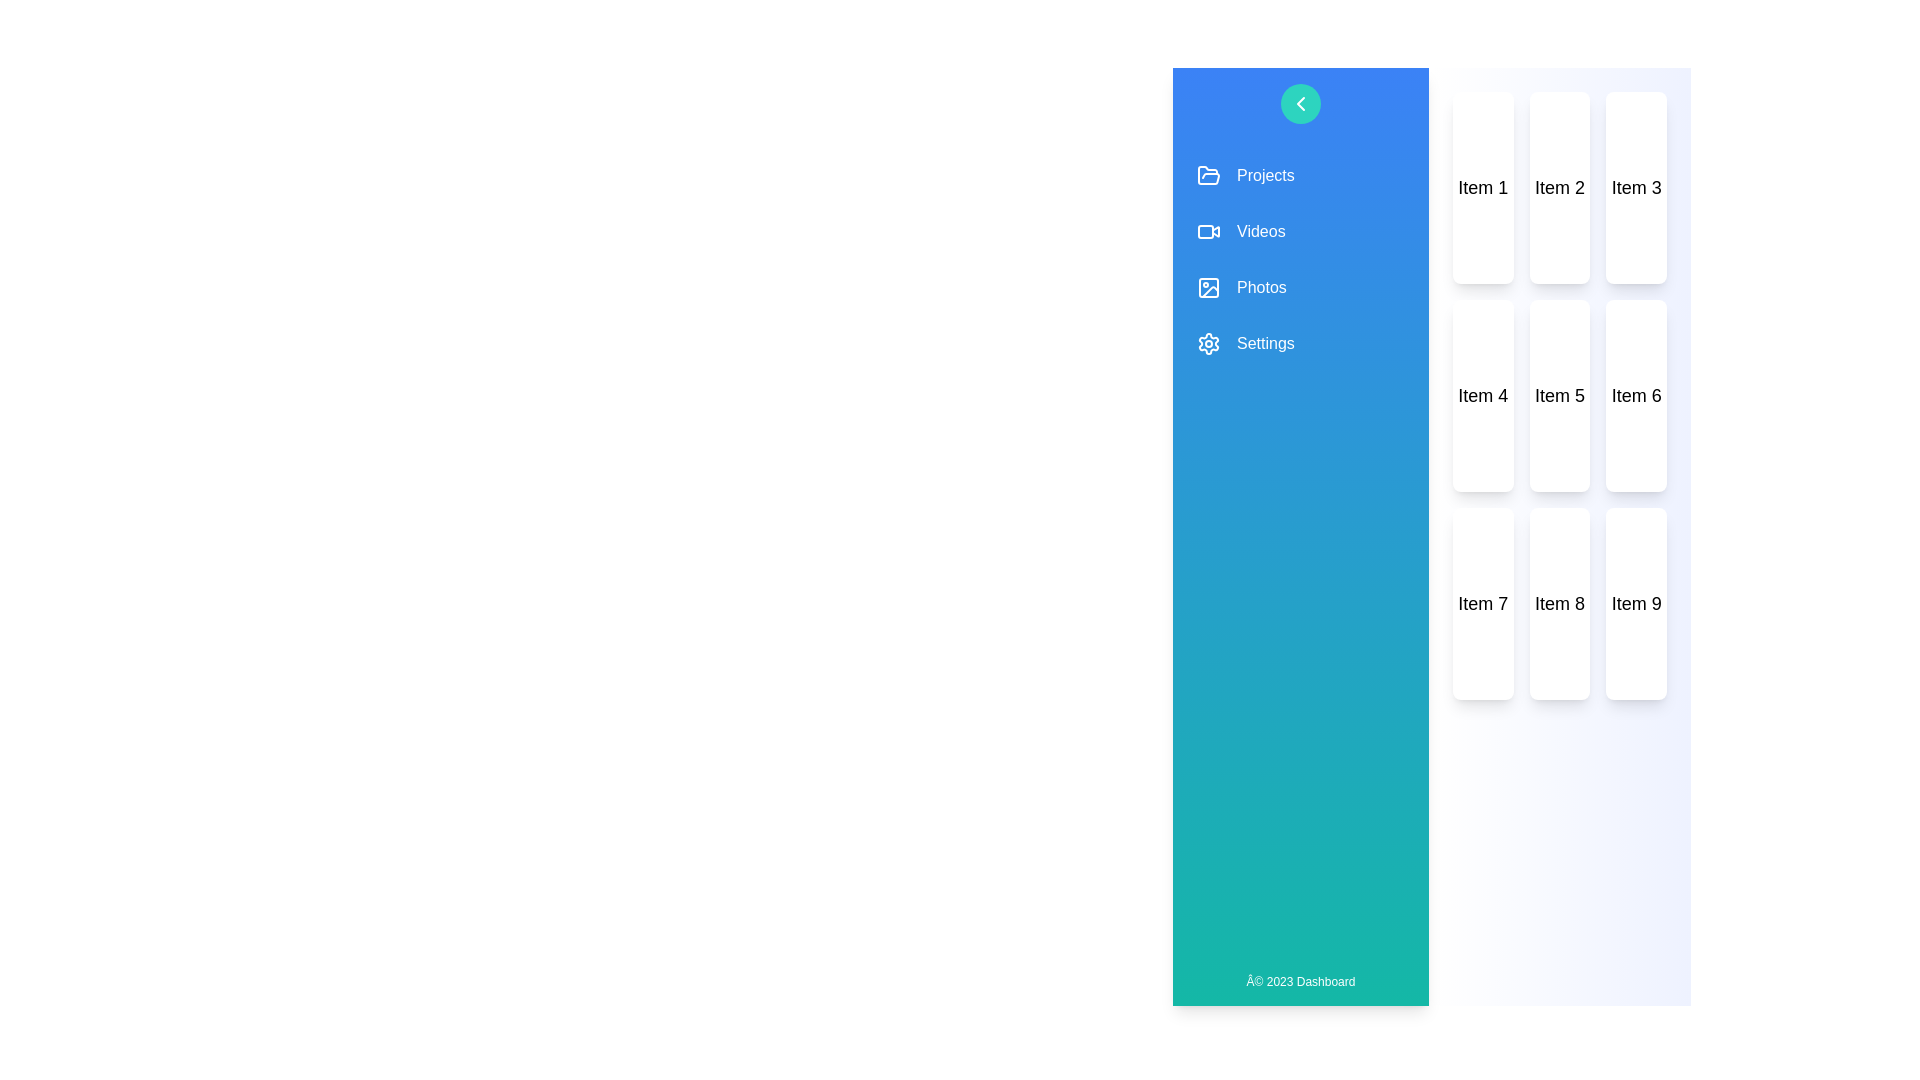 The height and width of the screenshot is (1080, 1920). What do you see at coordinates (1300, 175) in the screenshot?
I see `the 'Projects' item in the sidebar to navigate to the Projects section` at bounding box center [1300, 175].